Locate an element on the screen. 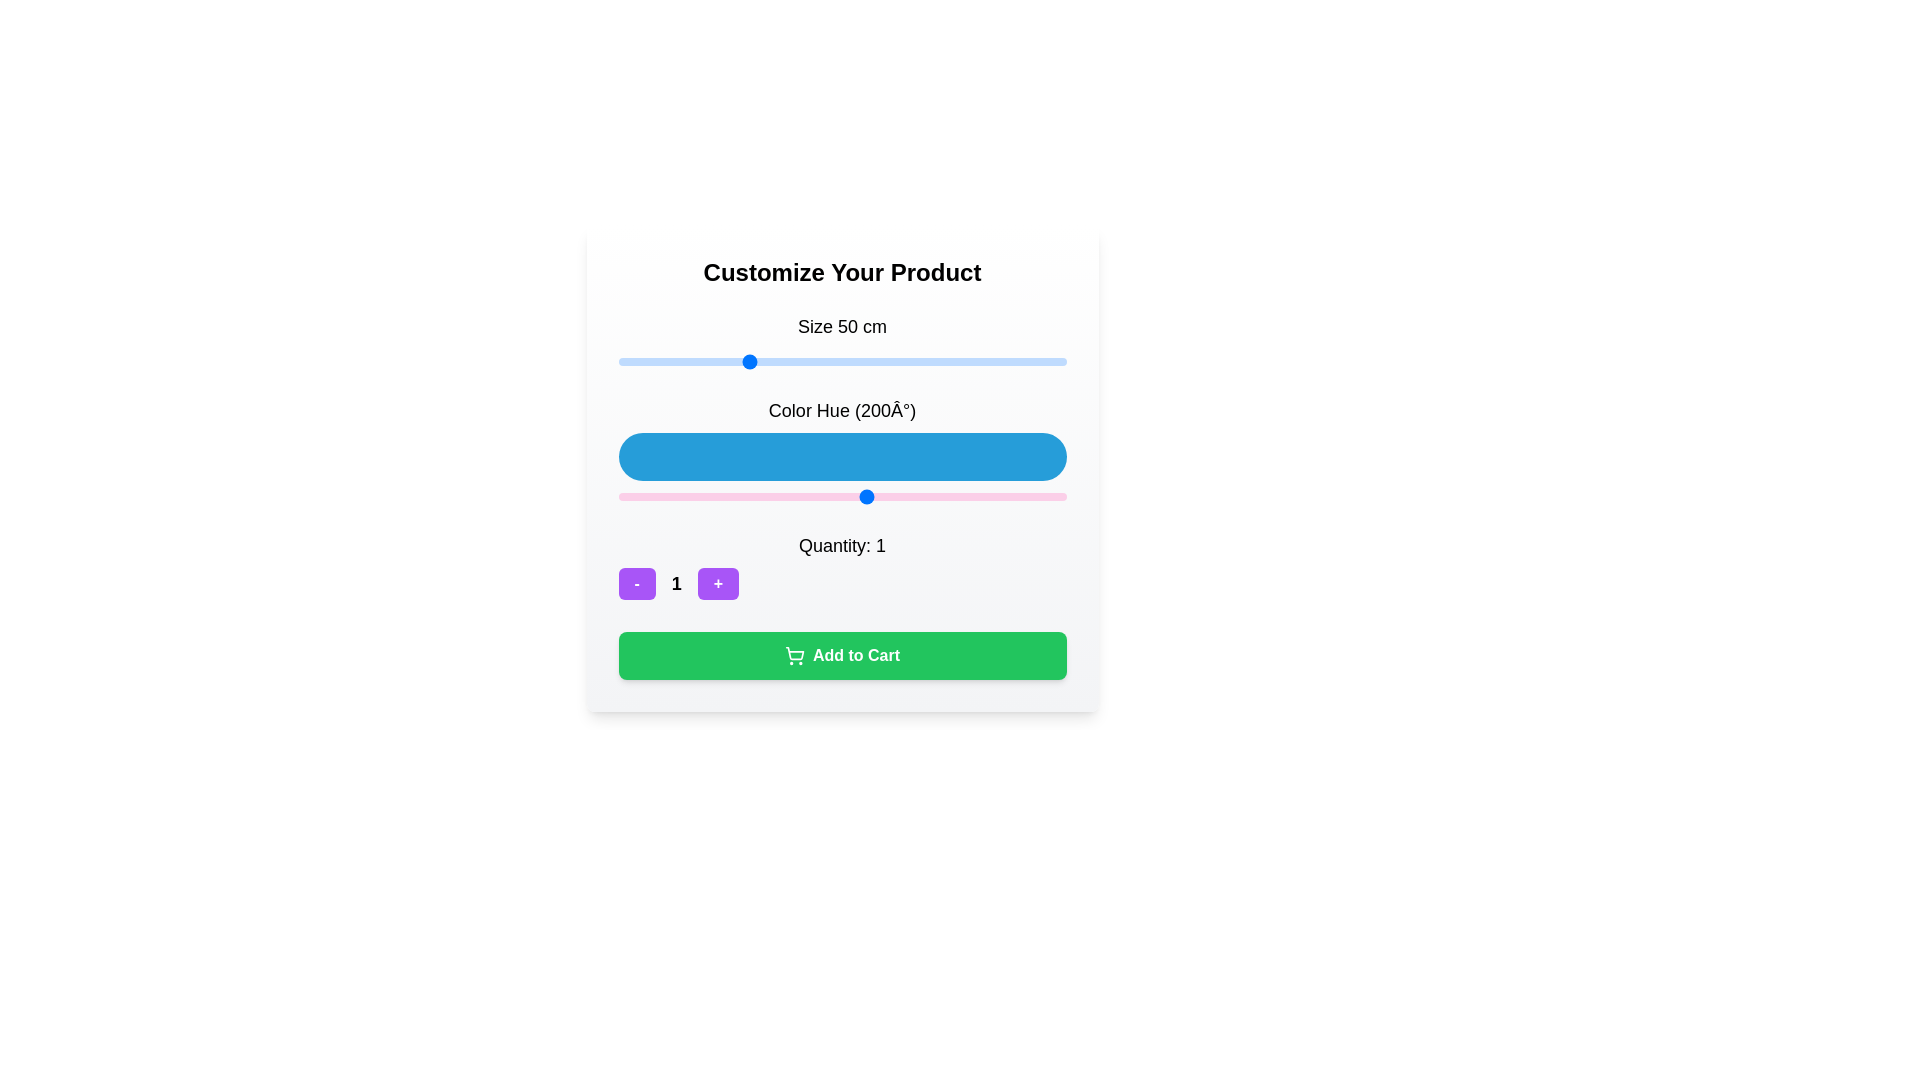 This screenshot has height=1080, width=1920. the size is located at coordinates (956, 362).